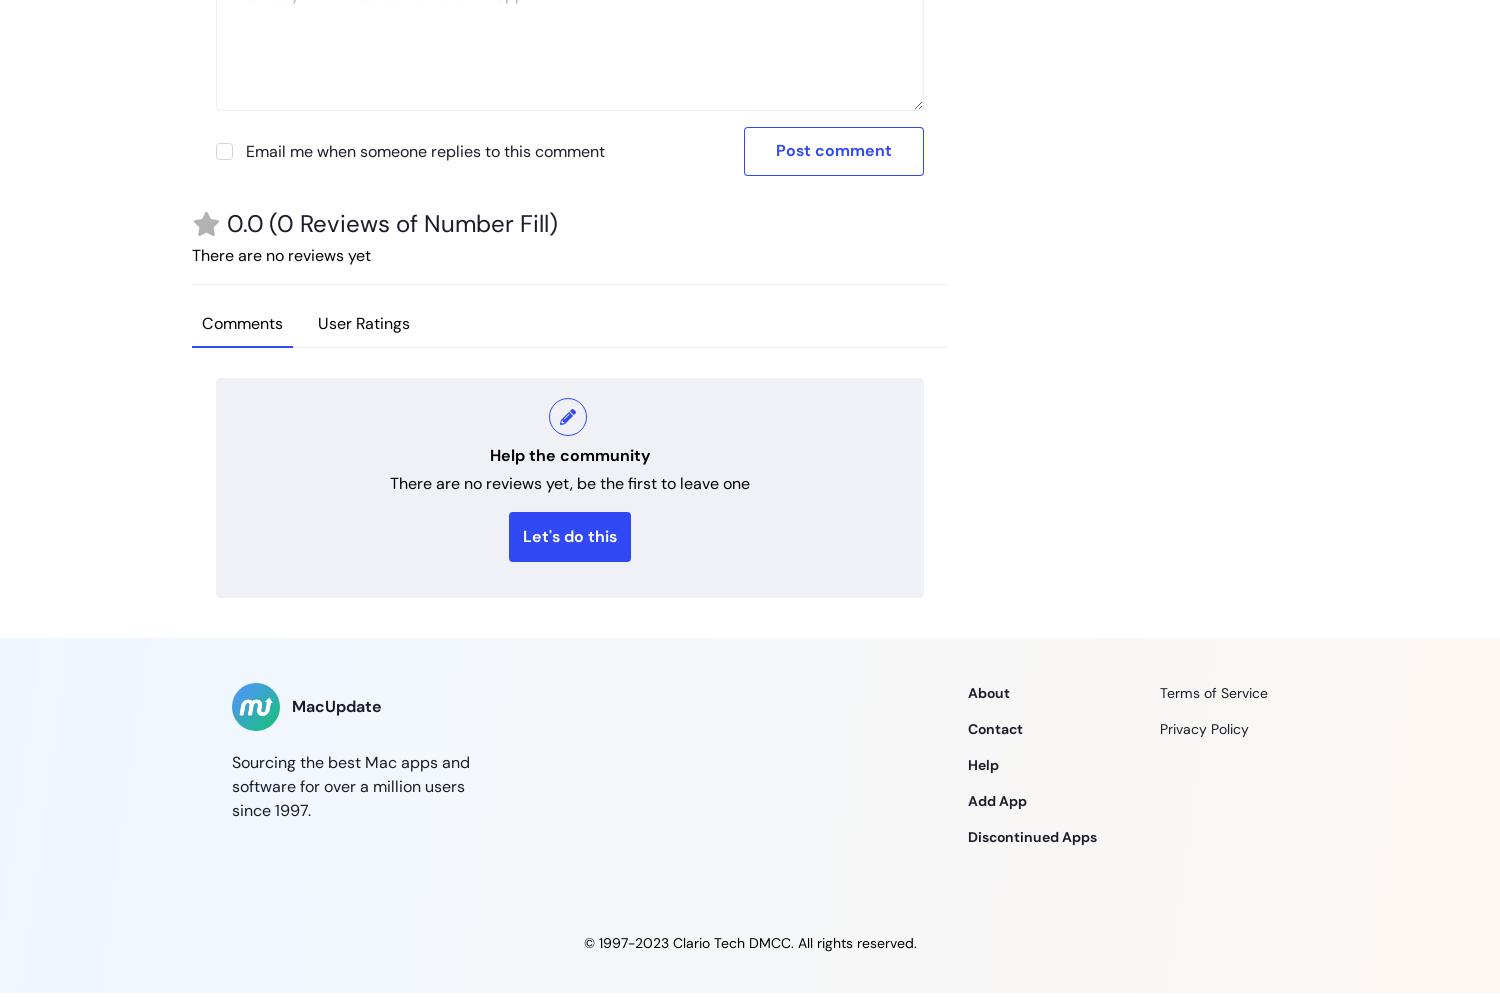 The height and width of the screenshot is (997, 1500). I want to click on ')', so click(553, 223).